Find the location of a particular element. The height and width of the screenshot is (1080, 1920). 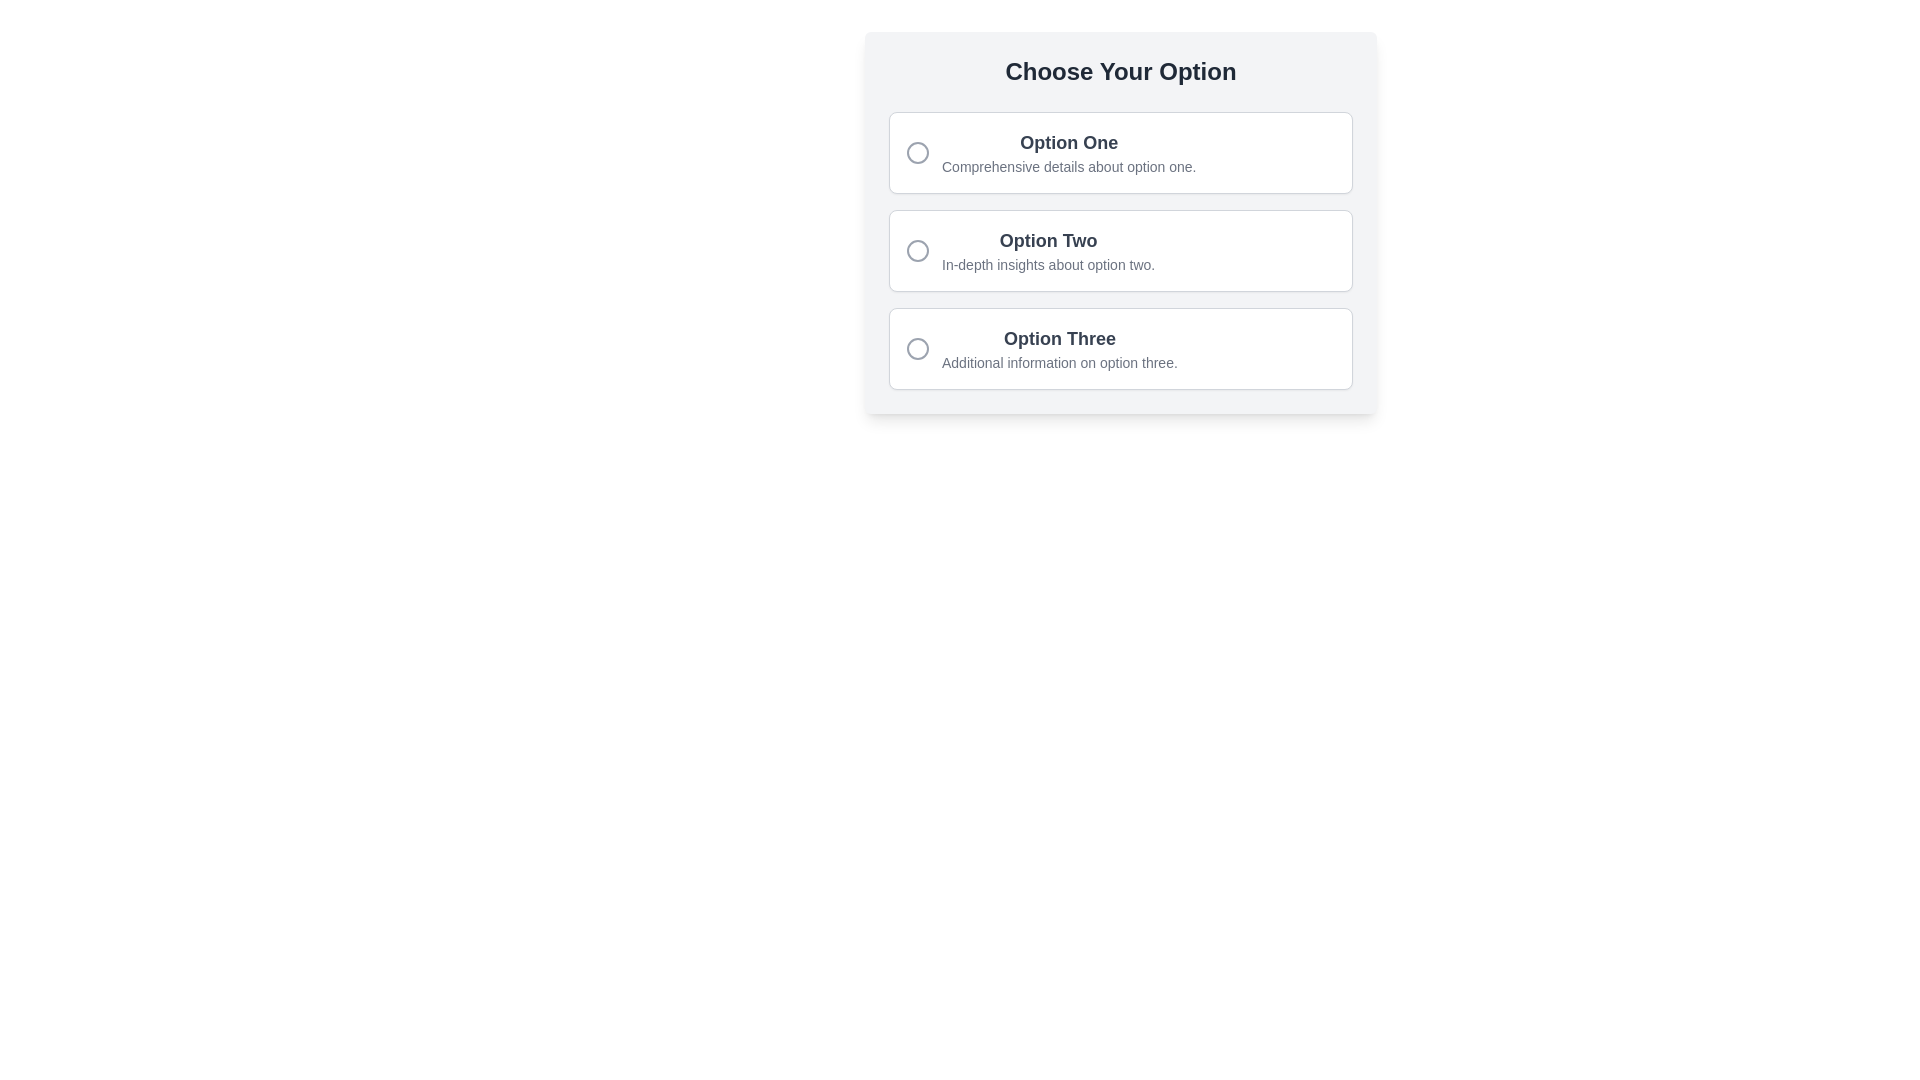

the circular icon indicating the selection for 'Option Three' to mark it as selected is located at coordinates (916, 347).